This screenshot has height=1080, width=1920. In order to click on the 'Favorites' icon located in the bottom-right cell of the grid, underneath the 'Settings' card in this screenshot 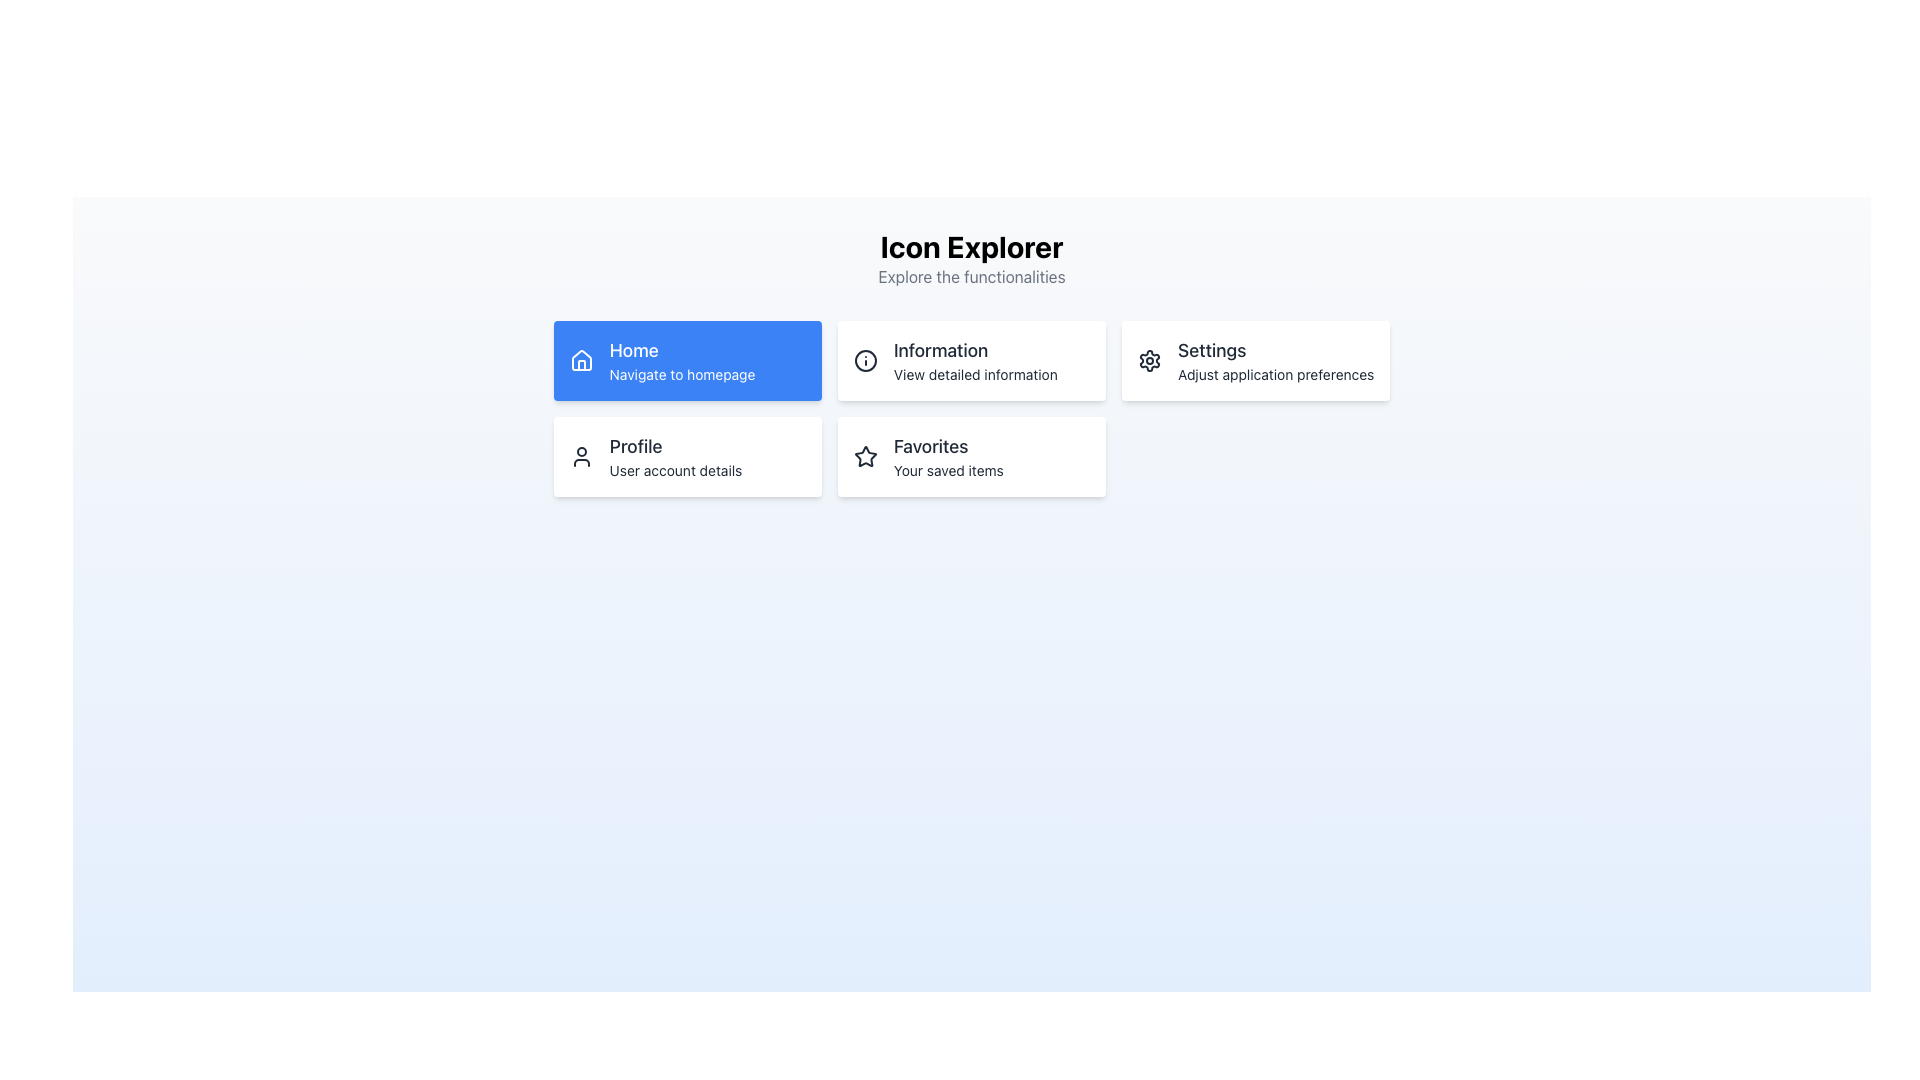, I will do `click(864, 455)`.